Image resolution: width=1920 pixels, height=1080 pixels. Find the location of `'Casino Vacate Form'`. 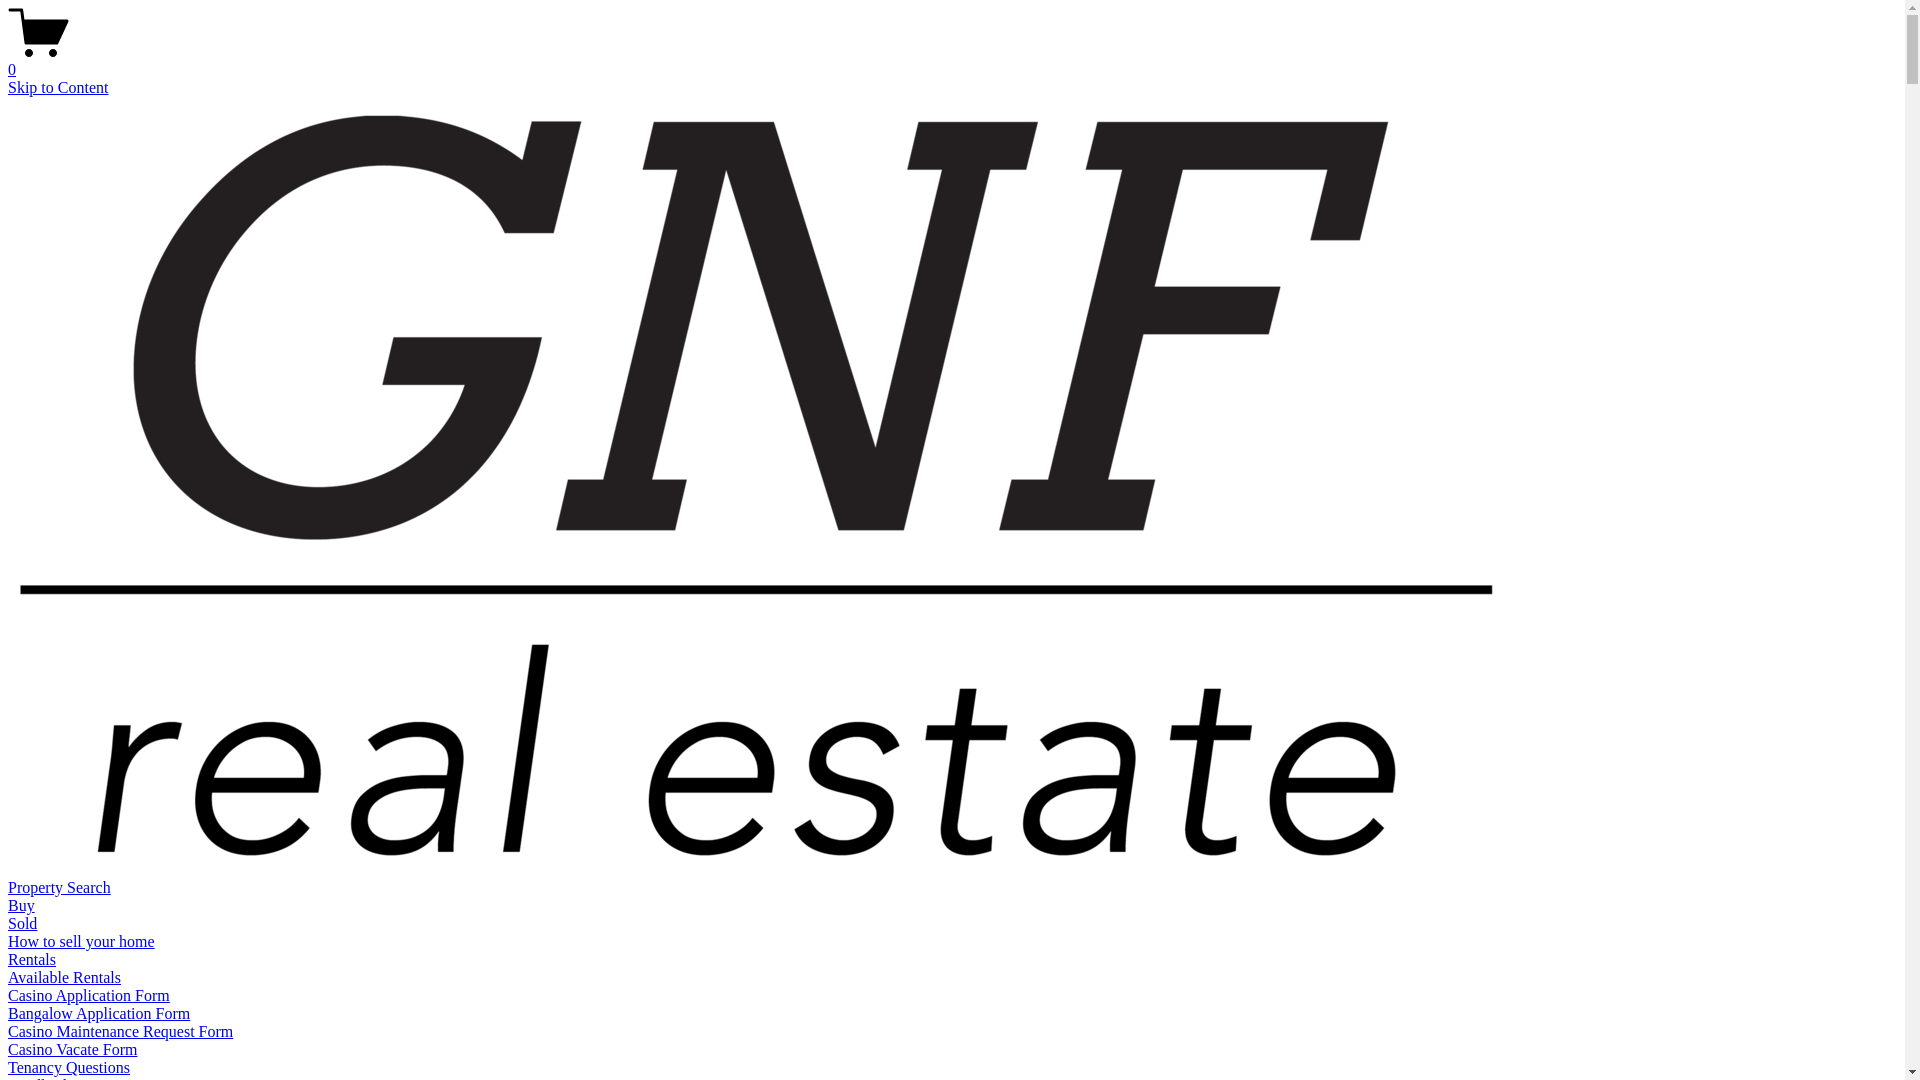

'Casino Vacate Form' is located at coordinates (72, 1048).